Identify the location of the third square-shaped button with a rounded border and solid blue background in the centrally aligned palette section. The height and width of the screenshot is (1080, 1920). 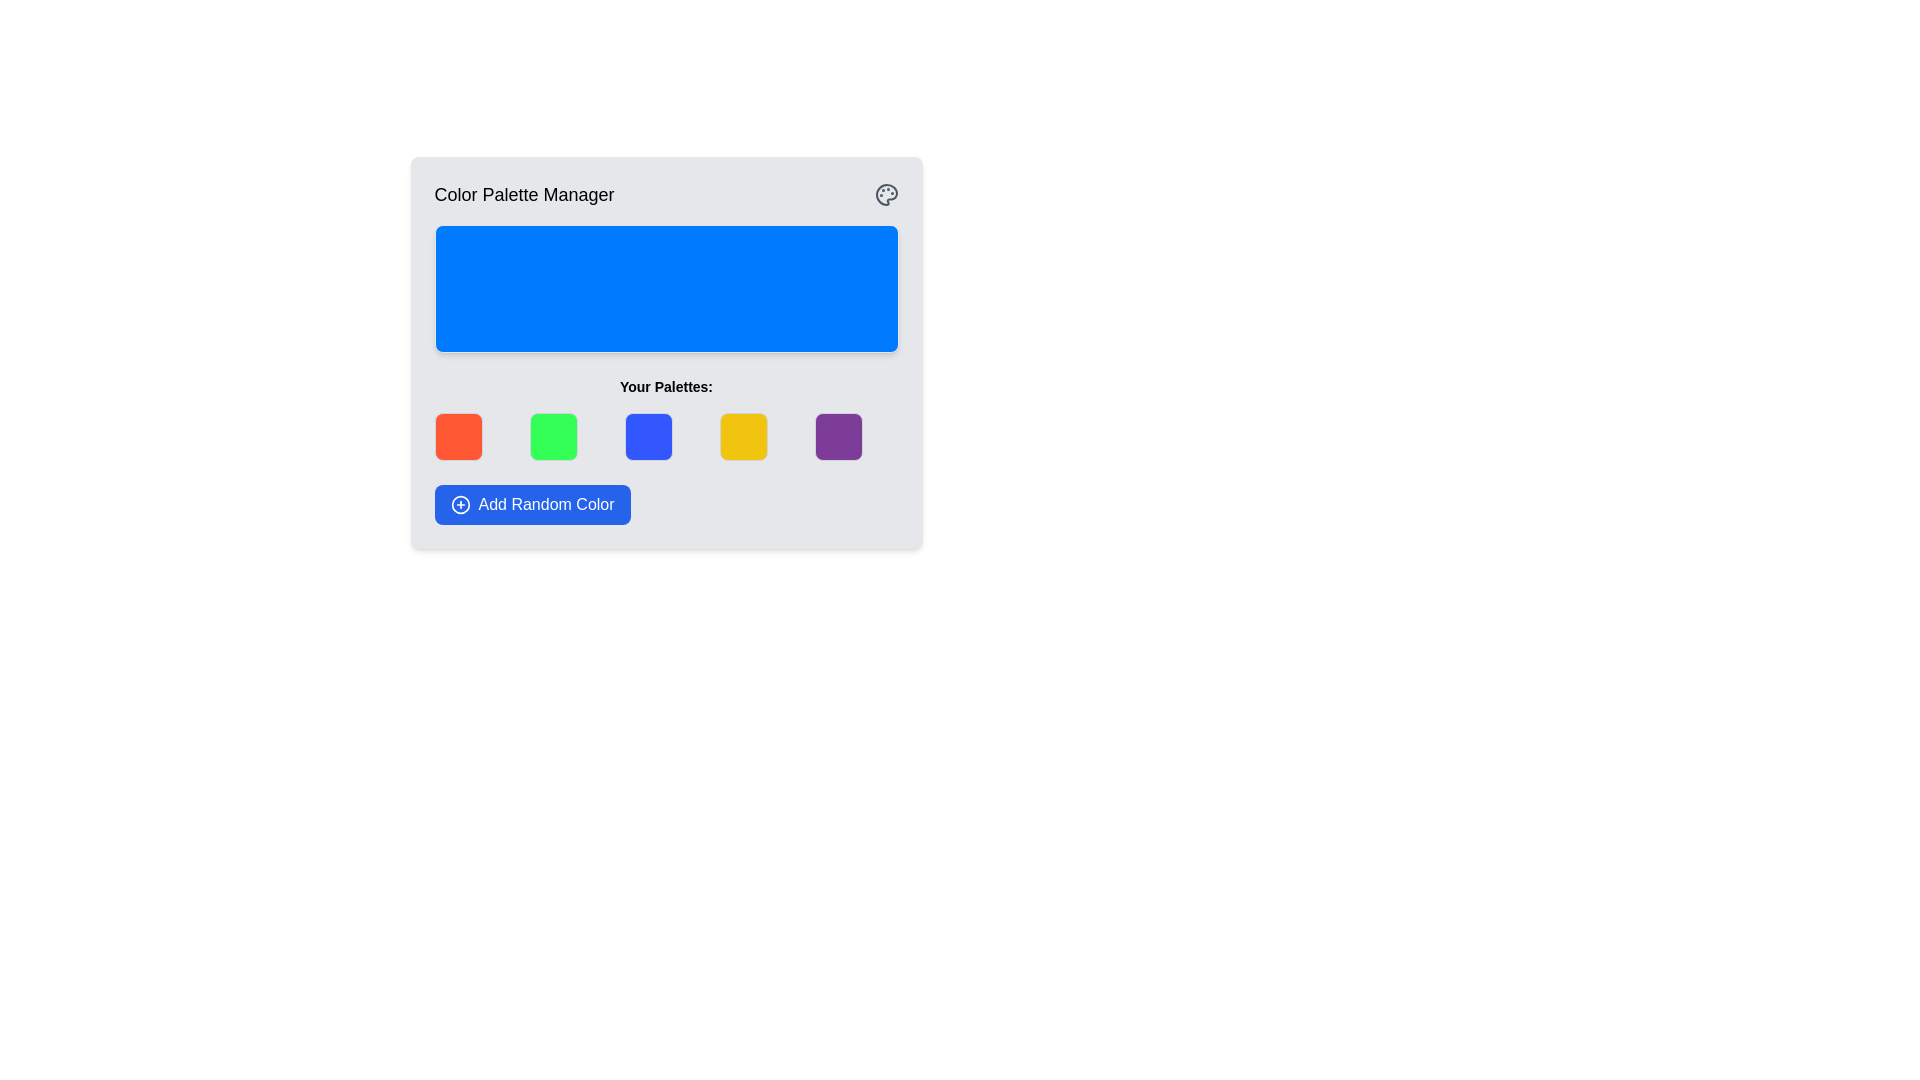
(648, 435).